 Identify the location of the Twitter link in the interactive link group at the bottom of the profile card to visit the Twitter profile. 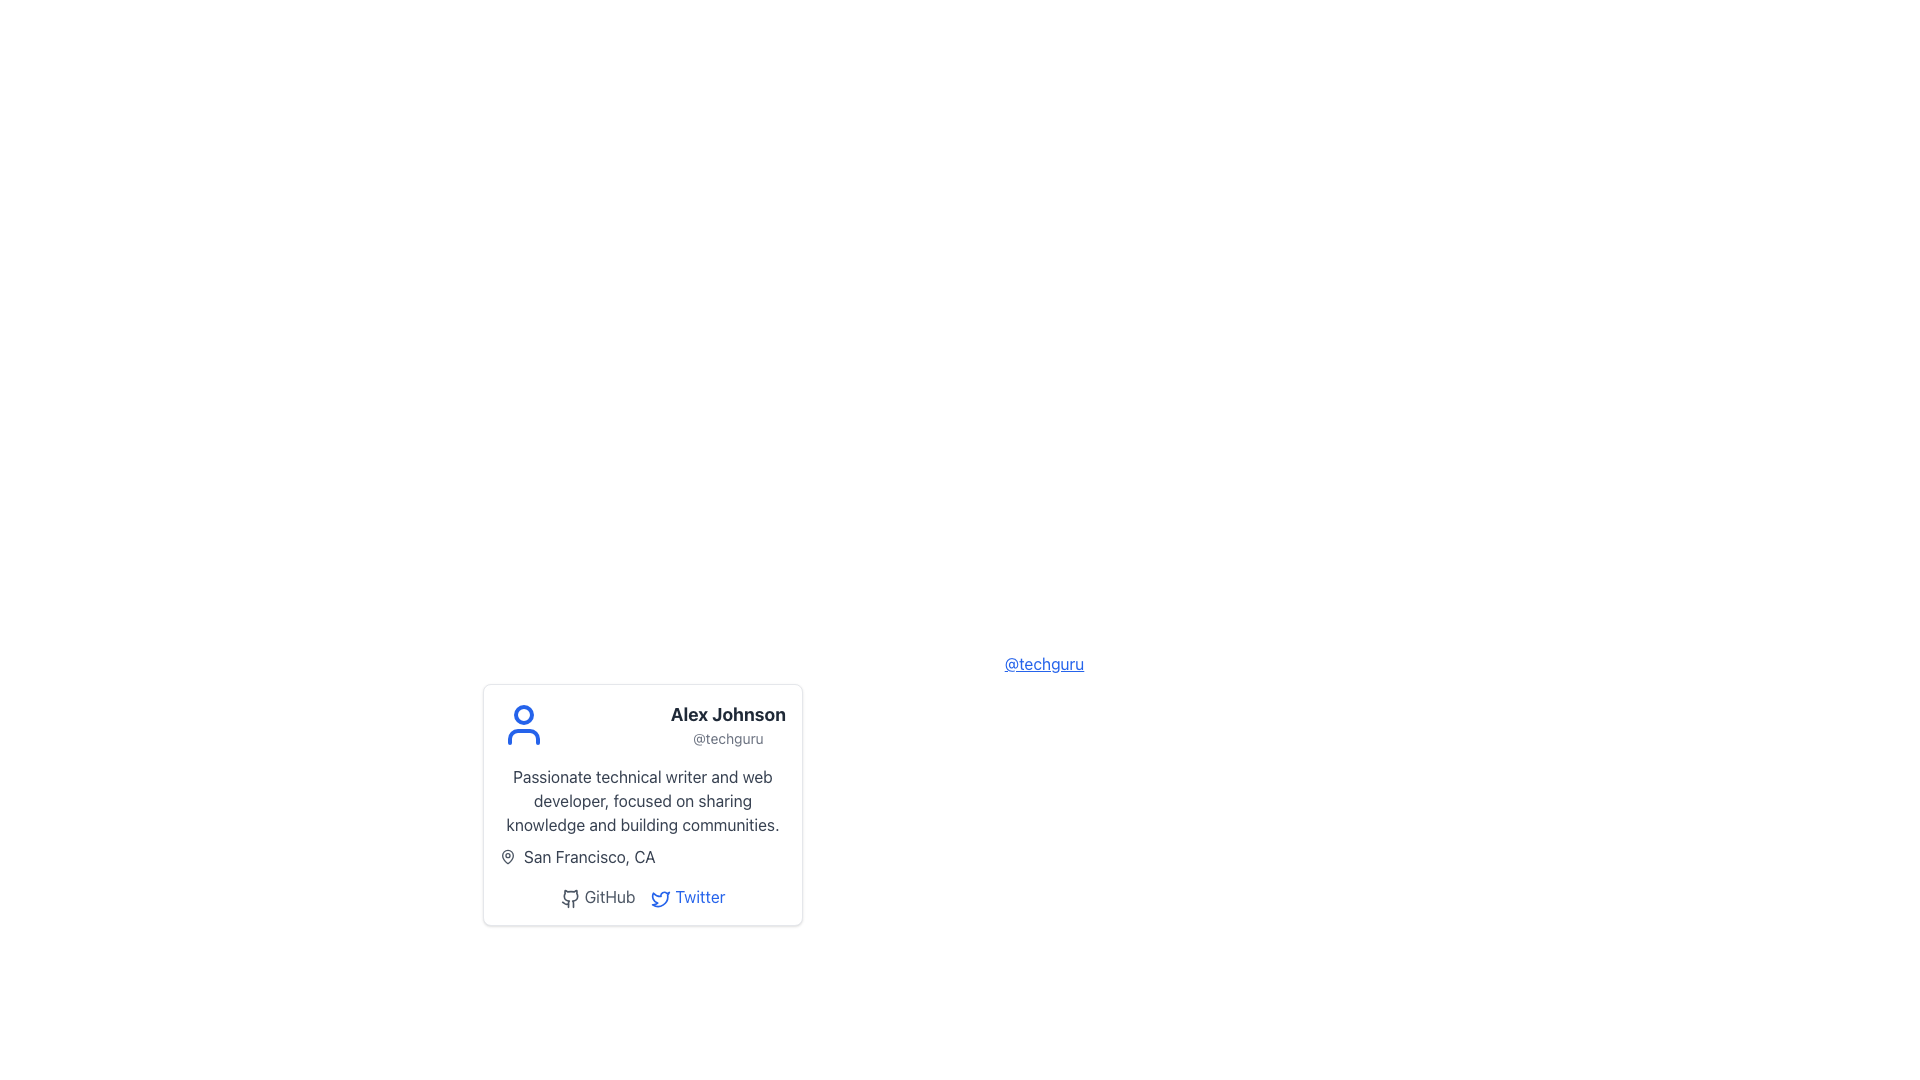
(643, 896).